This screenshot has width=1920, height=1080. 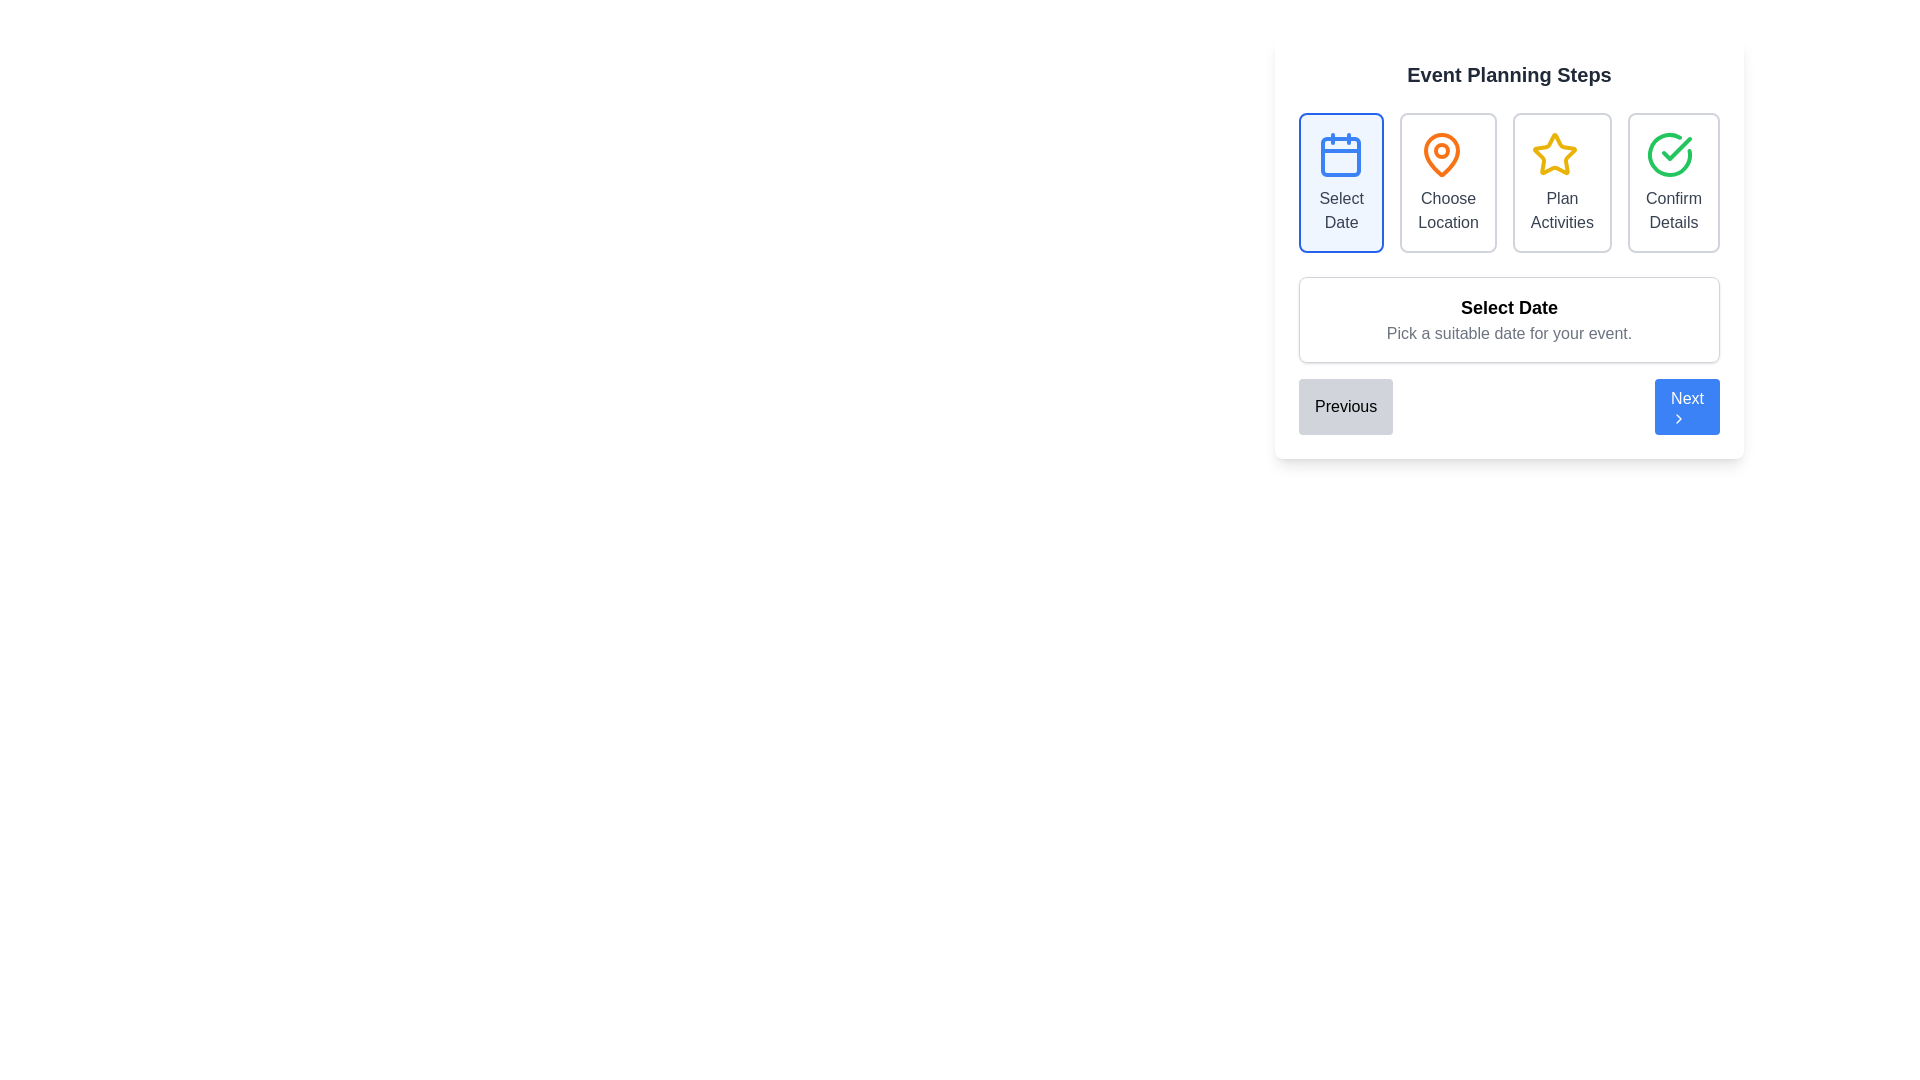 What do you see at coordinates (1509, 308) in the screenshot?
I see `the 'Select Date' heading, which is a bold and prominent label indicating an important section in the Event Planning Steps interface` at bounding box center [1509, 308].